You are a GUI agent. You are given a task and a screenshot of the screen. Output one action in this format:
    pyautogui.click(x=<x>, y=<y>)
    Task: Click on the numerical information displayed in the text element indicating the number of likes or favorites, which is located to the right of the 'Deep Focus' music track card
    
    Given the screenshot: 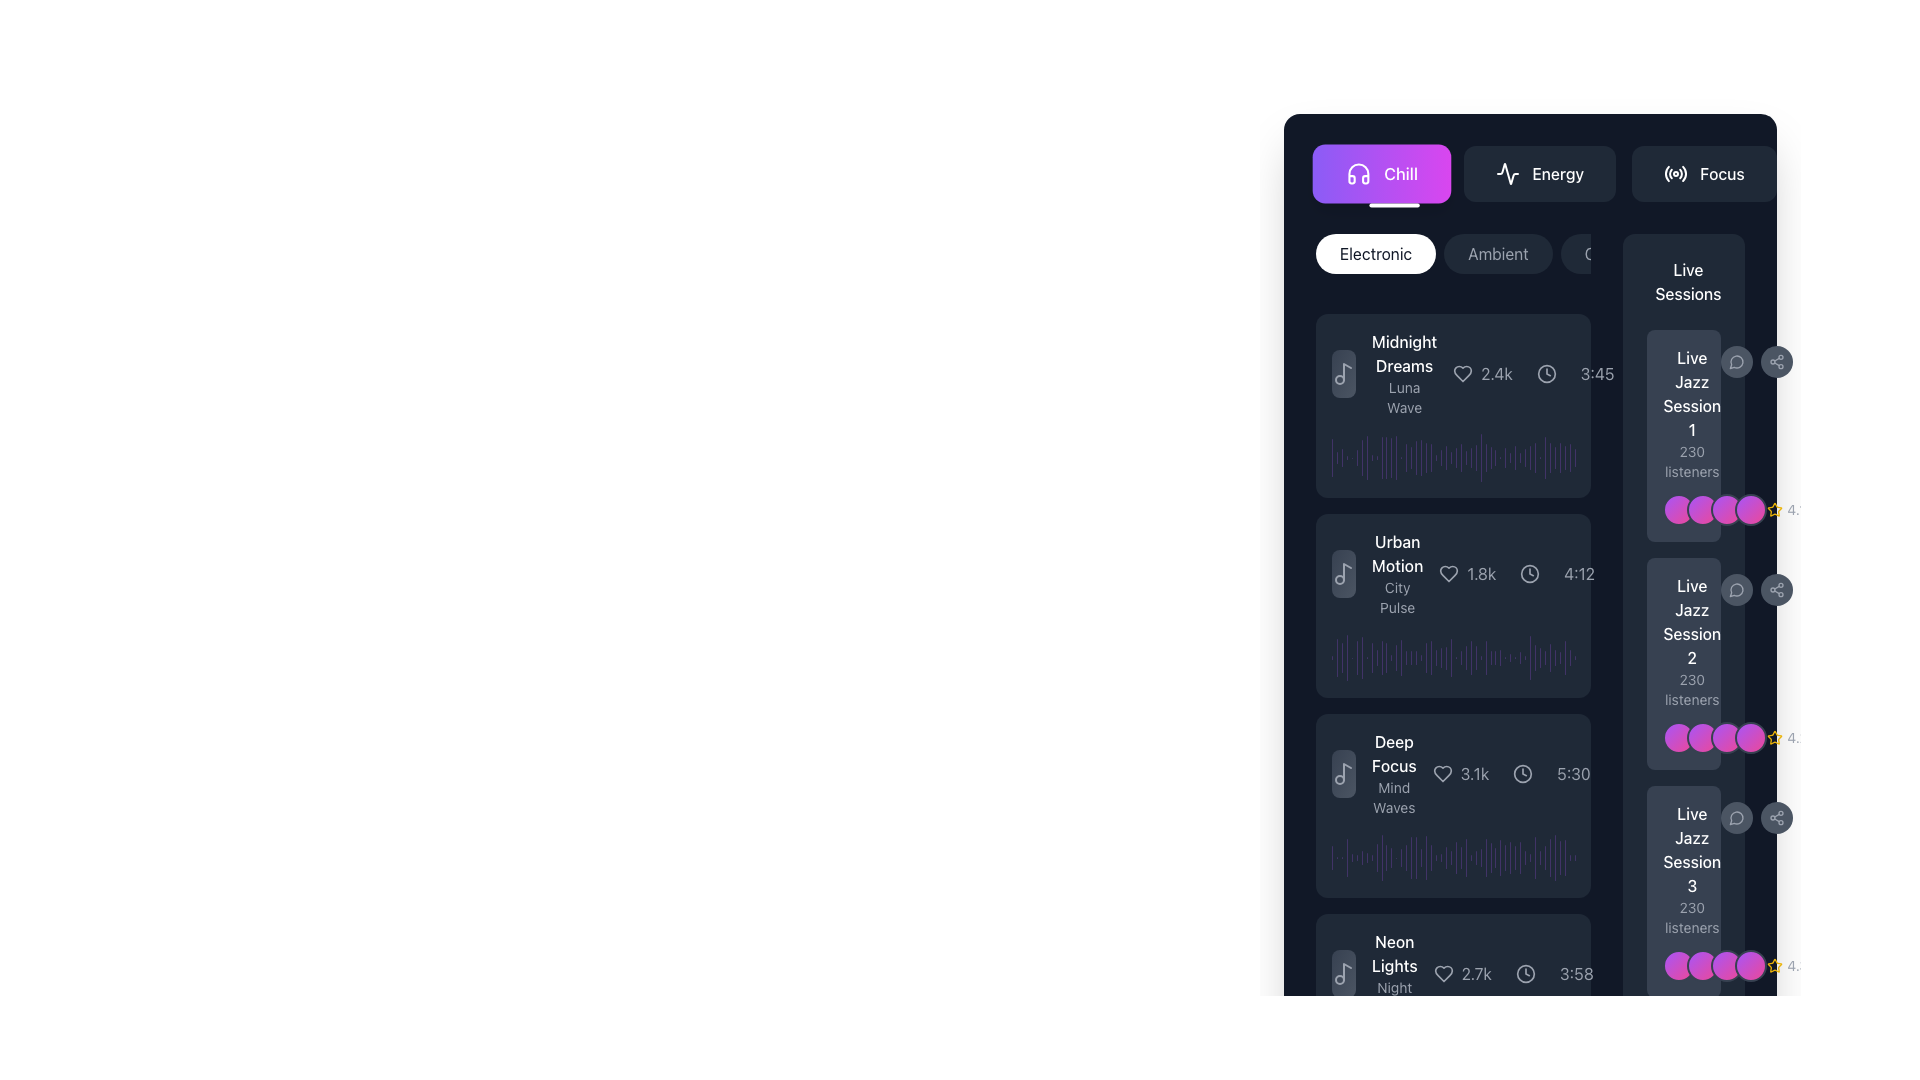 What is the action you would take?
    pyautogui.click(x=1474, y=773)
    